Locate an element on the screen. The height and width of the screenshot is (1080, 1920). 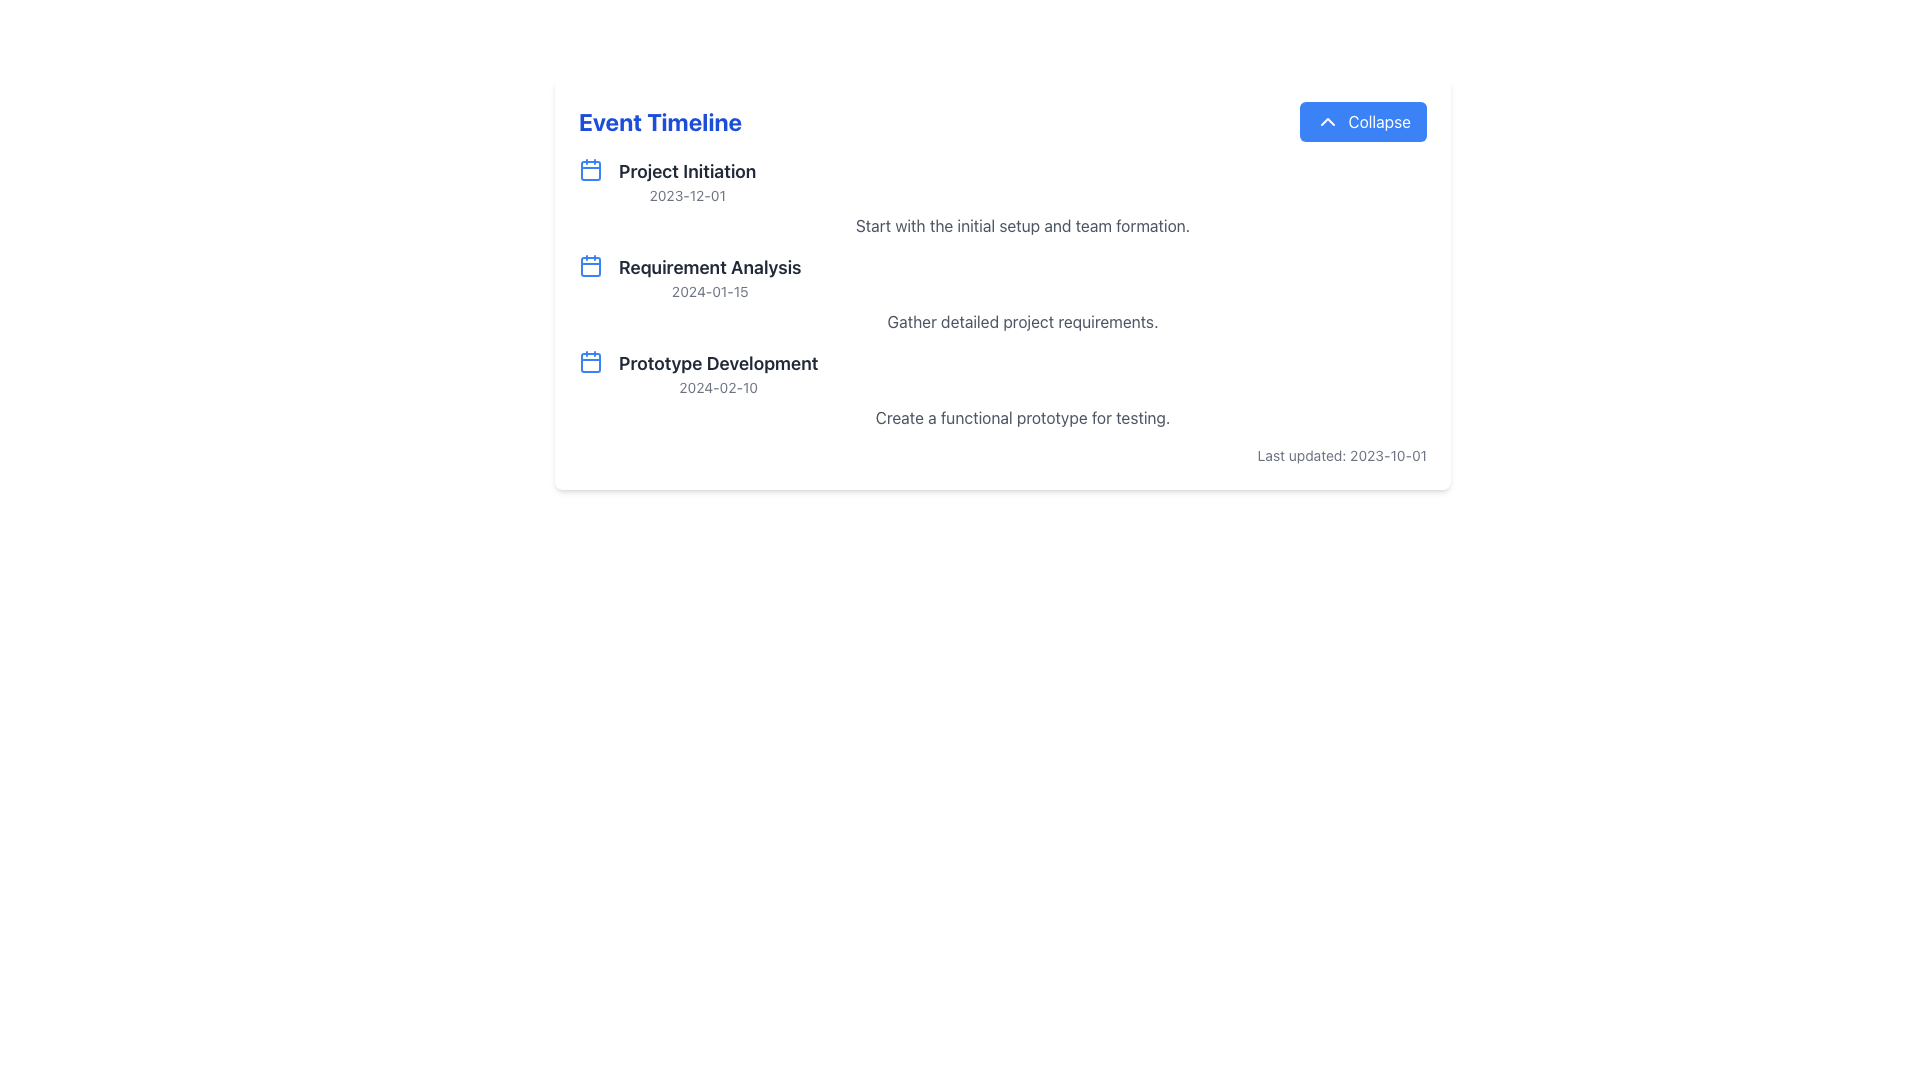
the graphical rectangle that represents the calendar icon located to the left of the text 'Project Initiation' in the 'Event Timeline' section is located at coordinates (589, 169).